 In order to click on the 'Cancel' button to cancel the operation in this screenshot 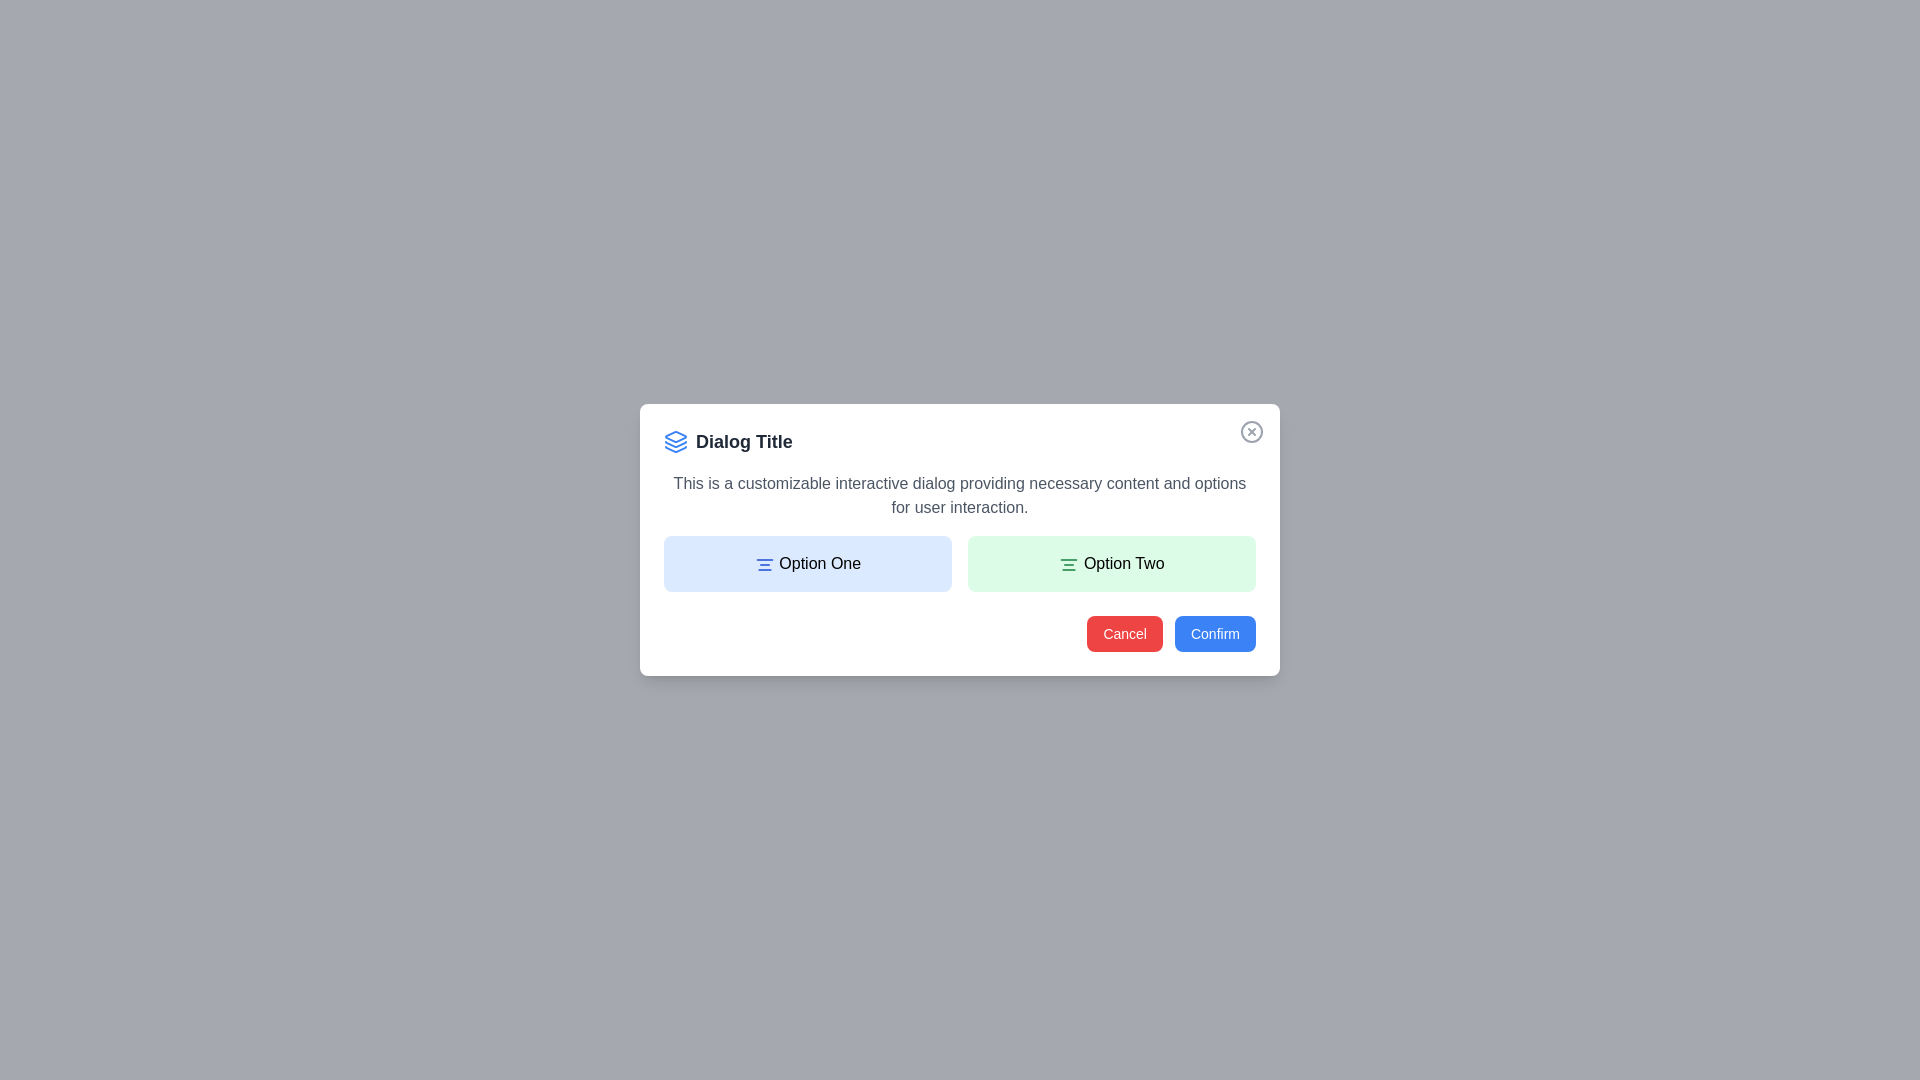, I will do `click(1124, 633)`.